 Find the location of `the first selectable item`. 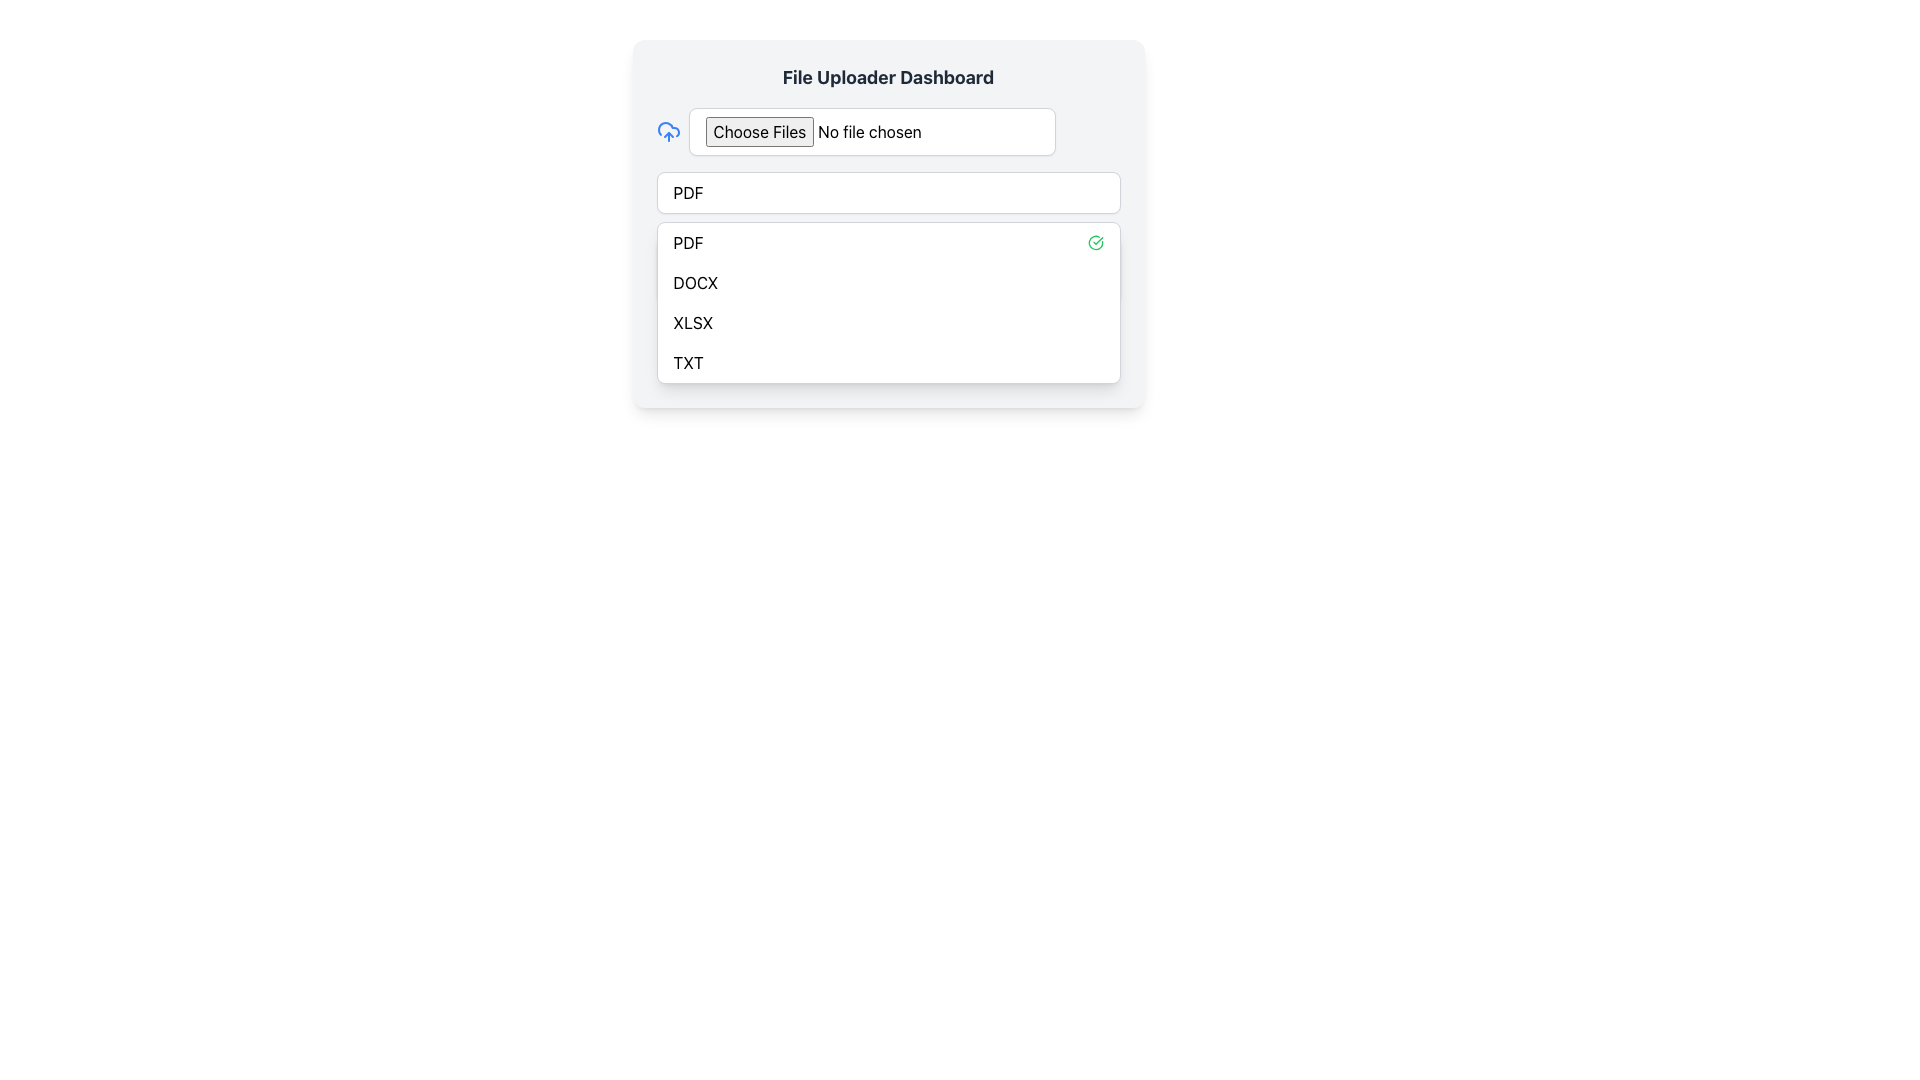

the first selectable item is located at coordinates (687, 192).